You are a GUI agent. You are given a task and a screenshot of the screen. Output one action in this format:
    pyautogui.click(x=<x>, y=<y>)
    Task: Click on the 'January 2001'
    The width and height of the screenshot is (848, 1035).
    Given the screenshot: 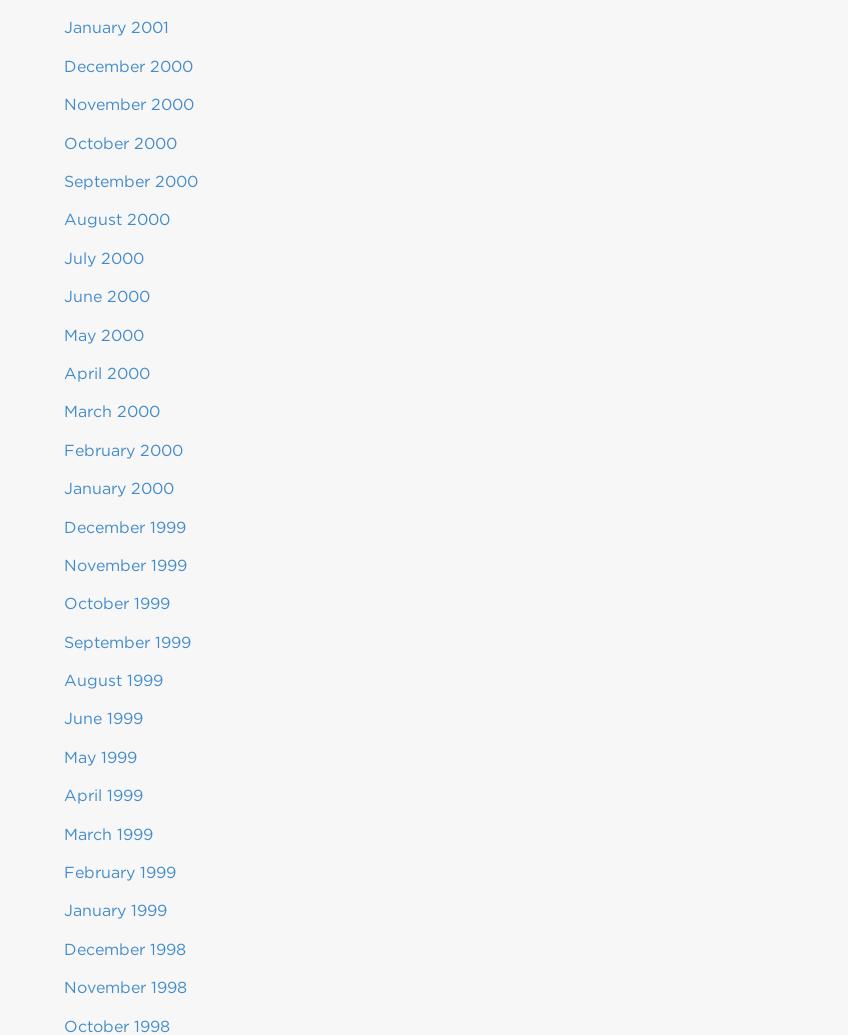 What is the action you would take?
    pyautogui.click(x=115, y=27)
    